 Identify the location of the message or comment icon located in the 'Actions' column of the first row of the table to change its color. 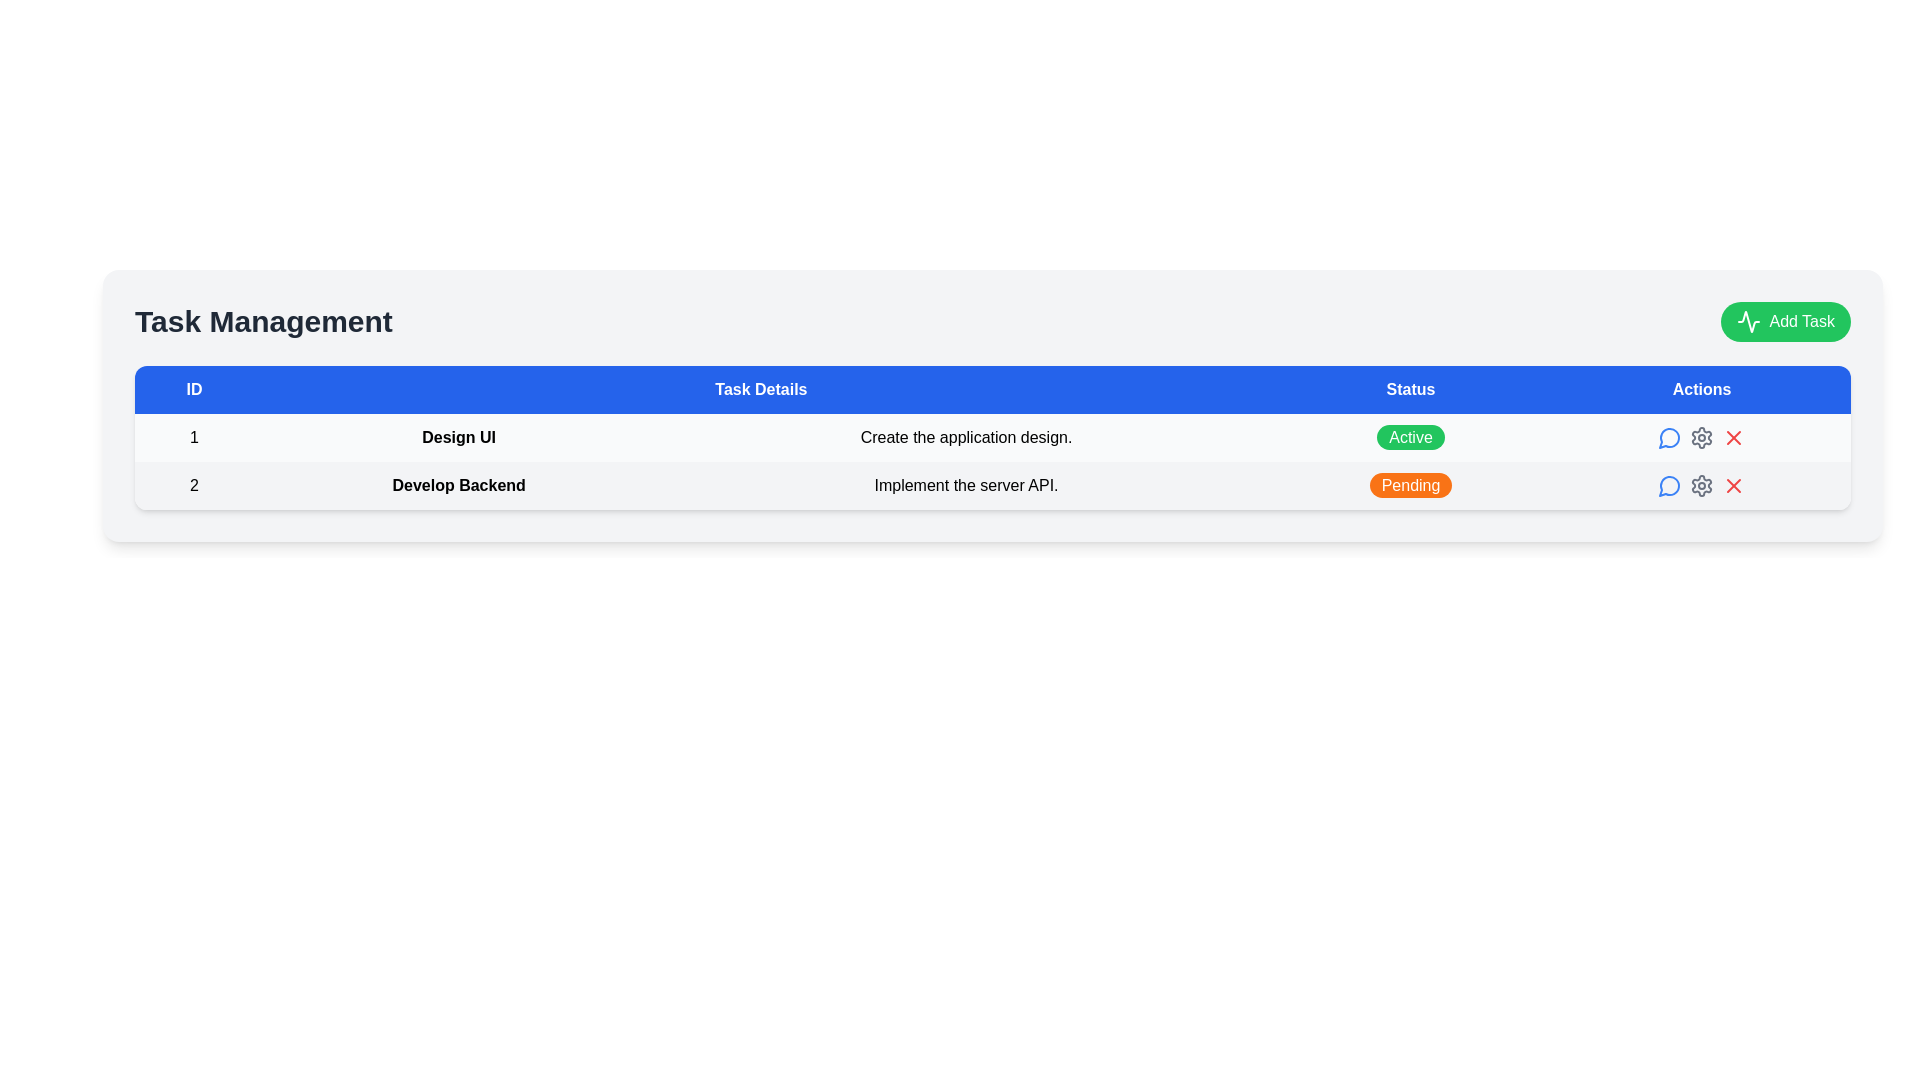
(1670, 437).